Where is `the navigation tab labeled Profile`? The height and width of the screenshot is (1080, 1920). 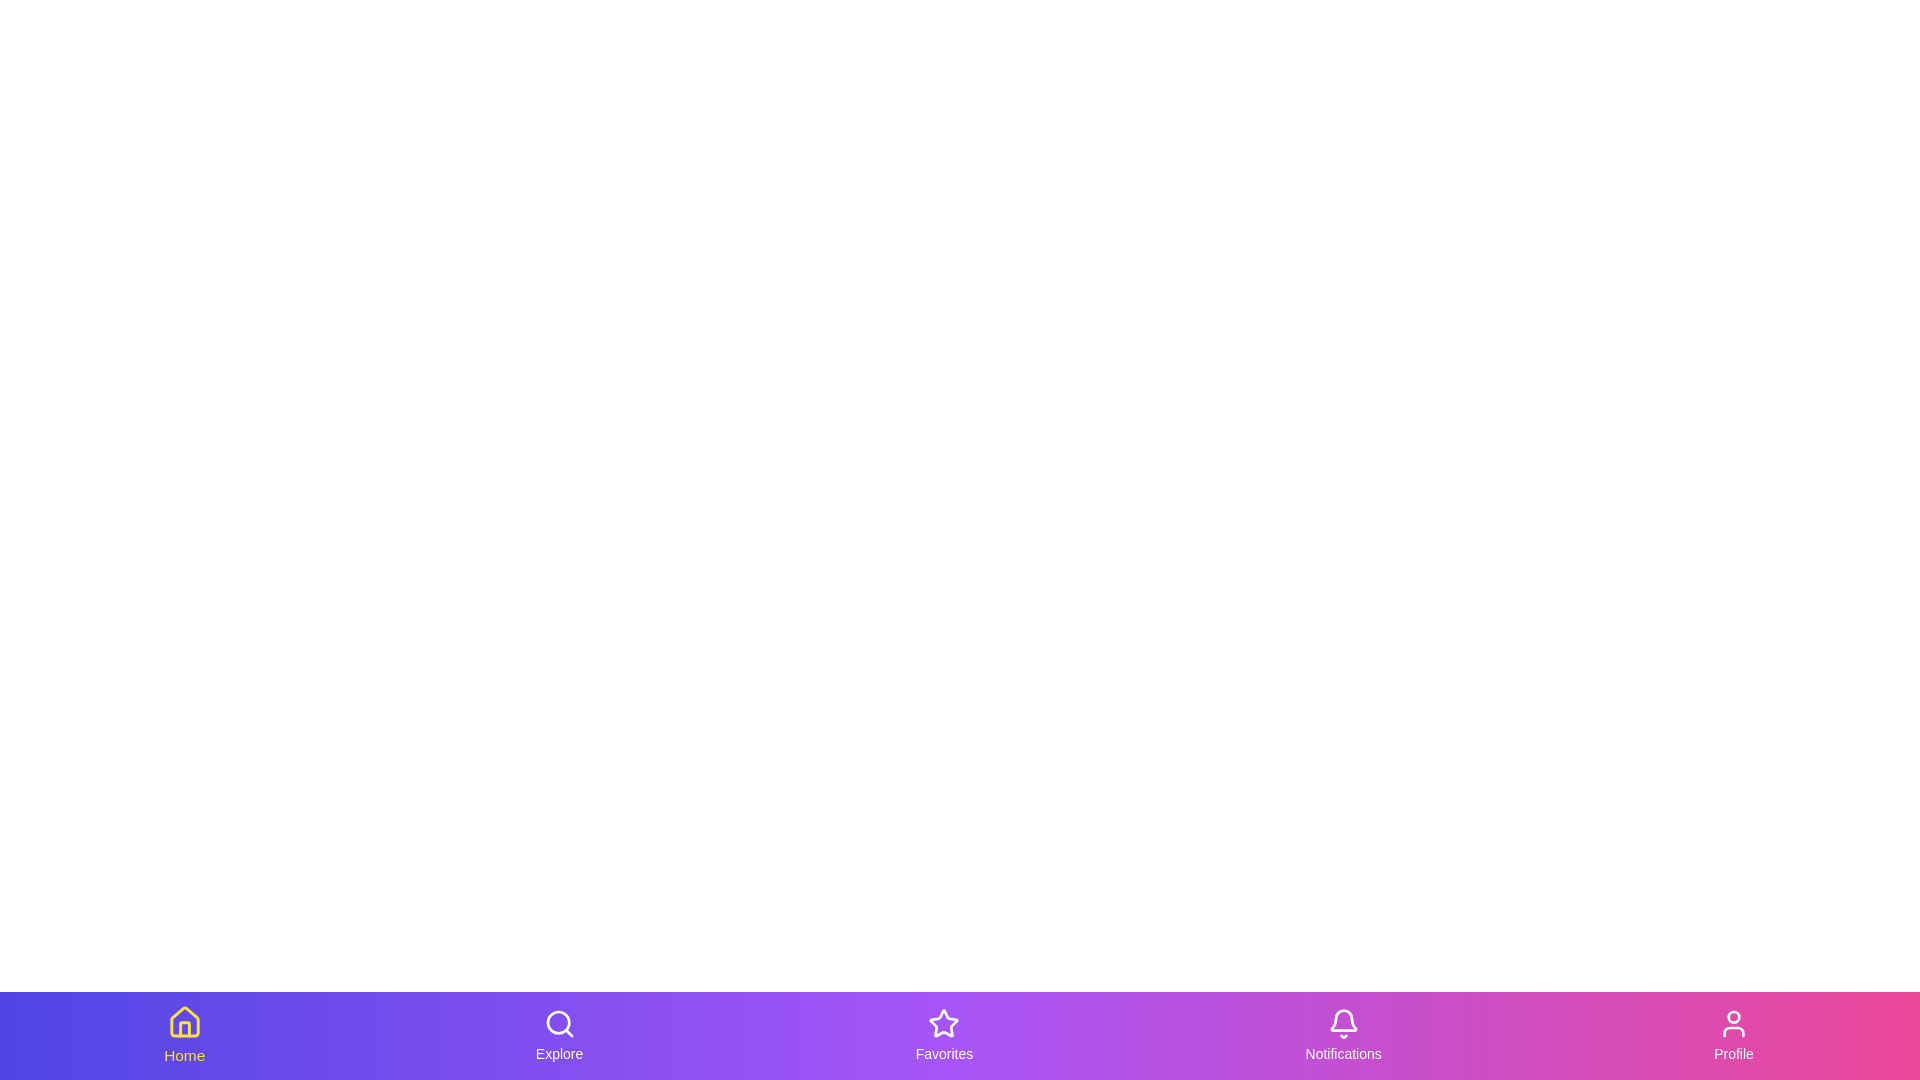
the navigation tab labeled Profile is located at coordinates (1732, 1035).